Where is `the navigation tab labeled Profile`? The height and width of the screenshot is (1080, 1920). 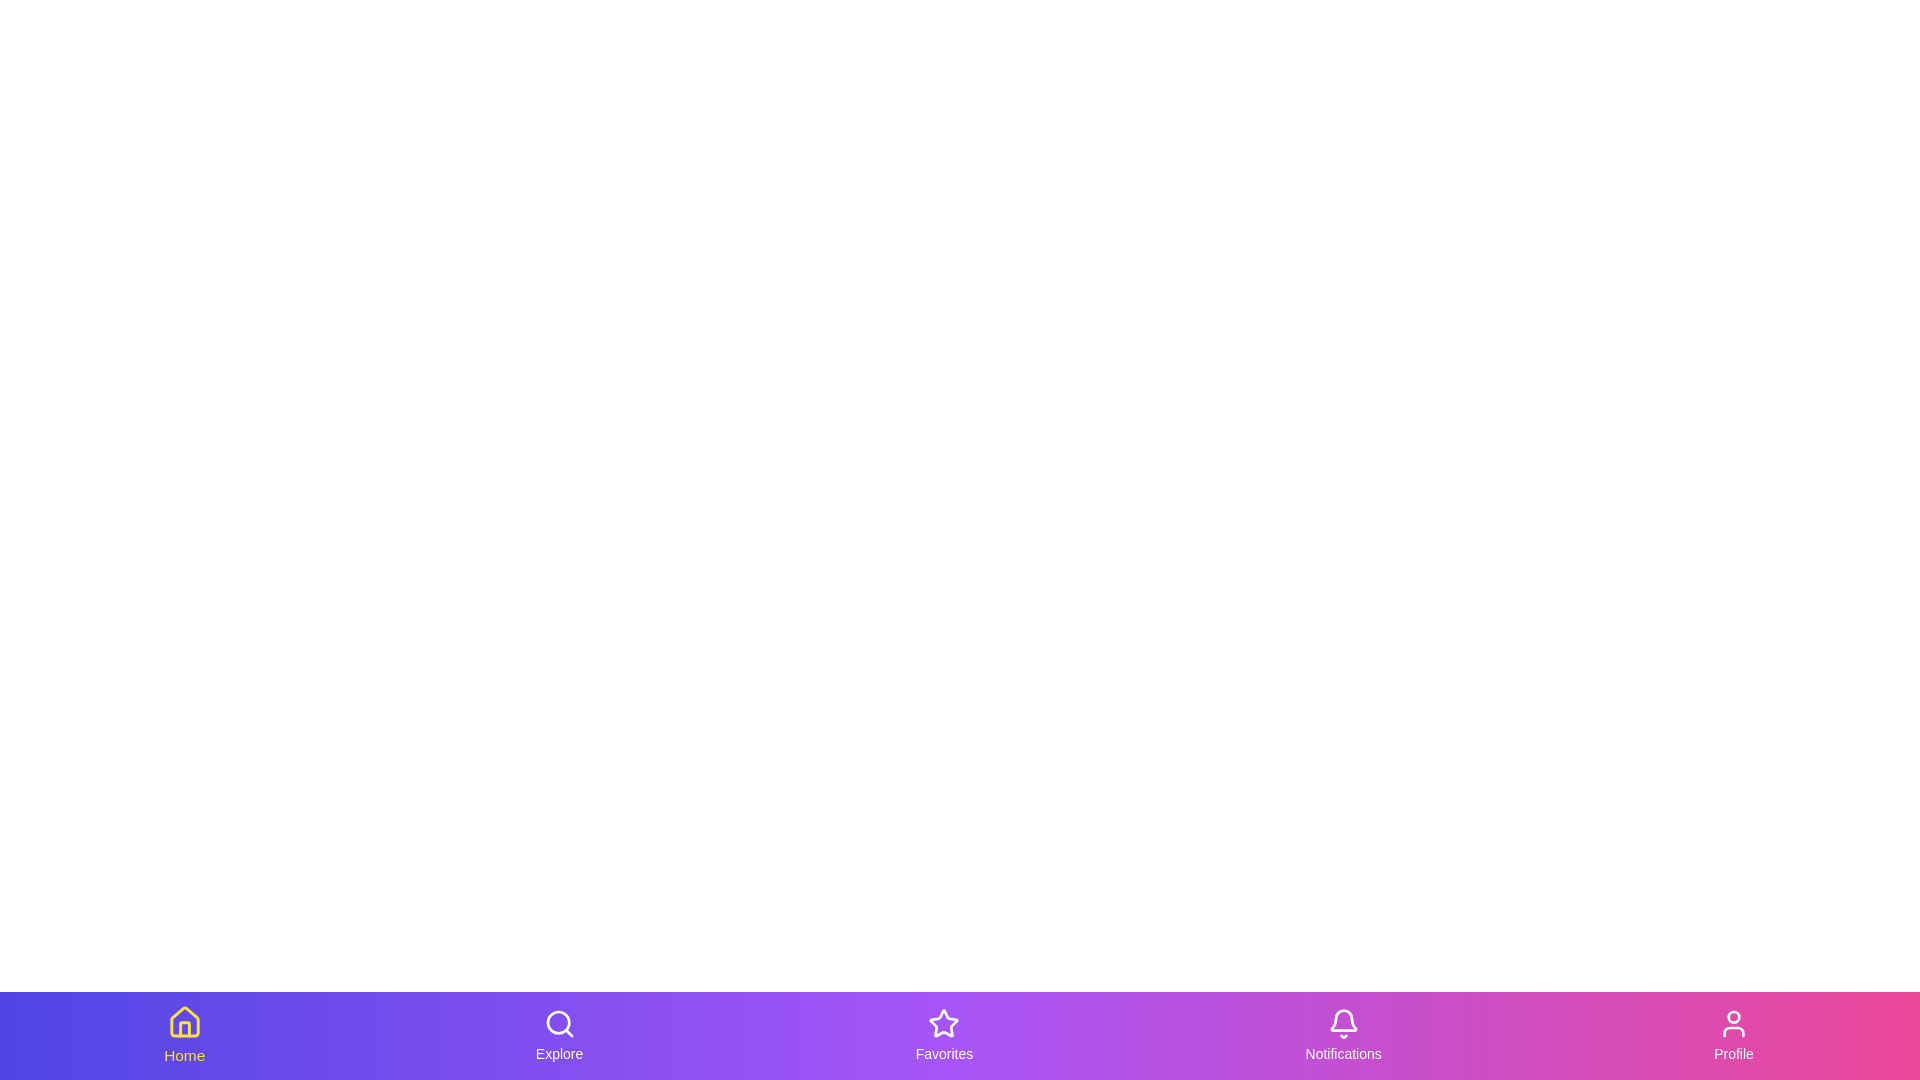
the navigation tab labeled Profile is located at coordinates (1732, 1035).